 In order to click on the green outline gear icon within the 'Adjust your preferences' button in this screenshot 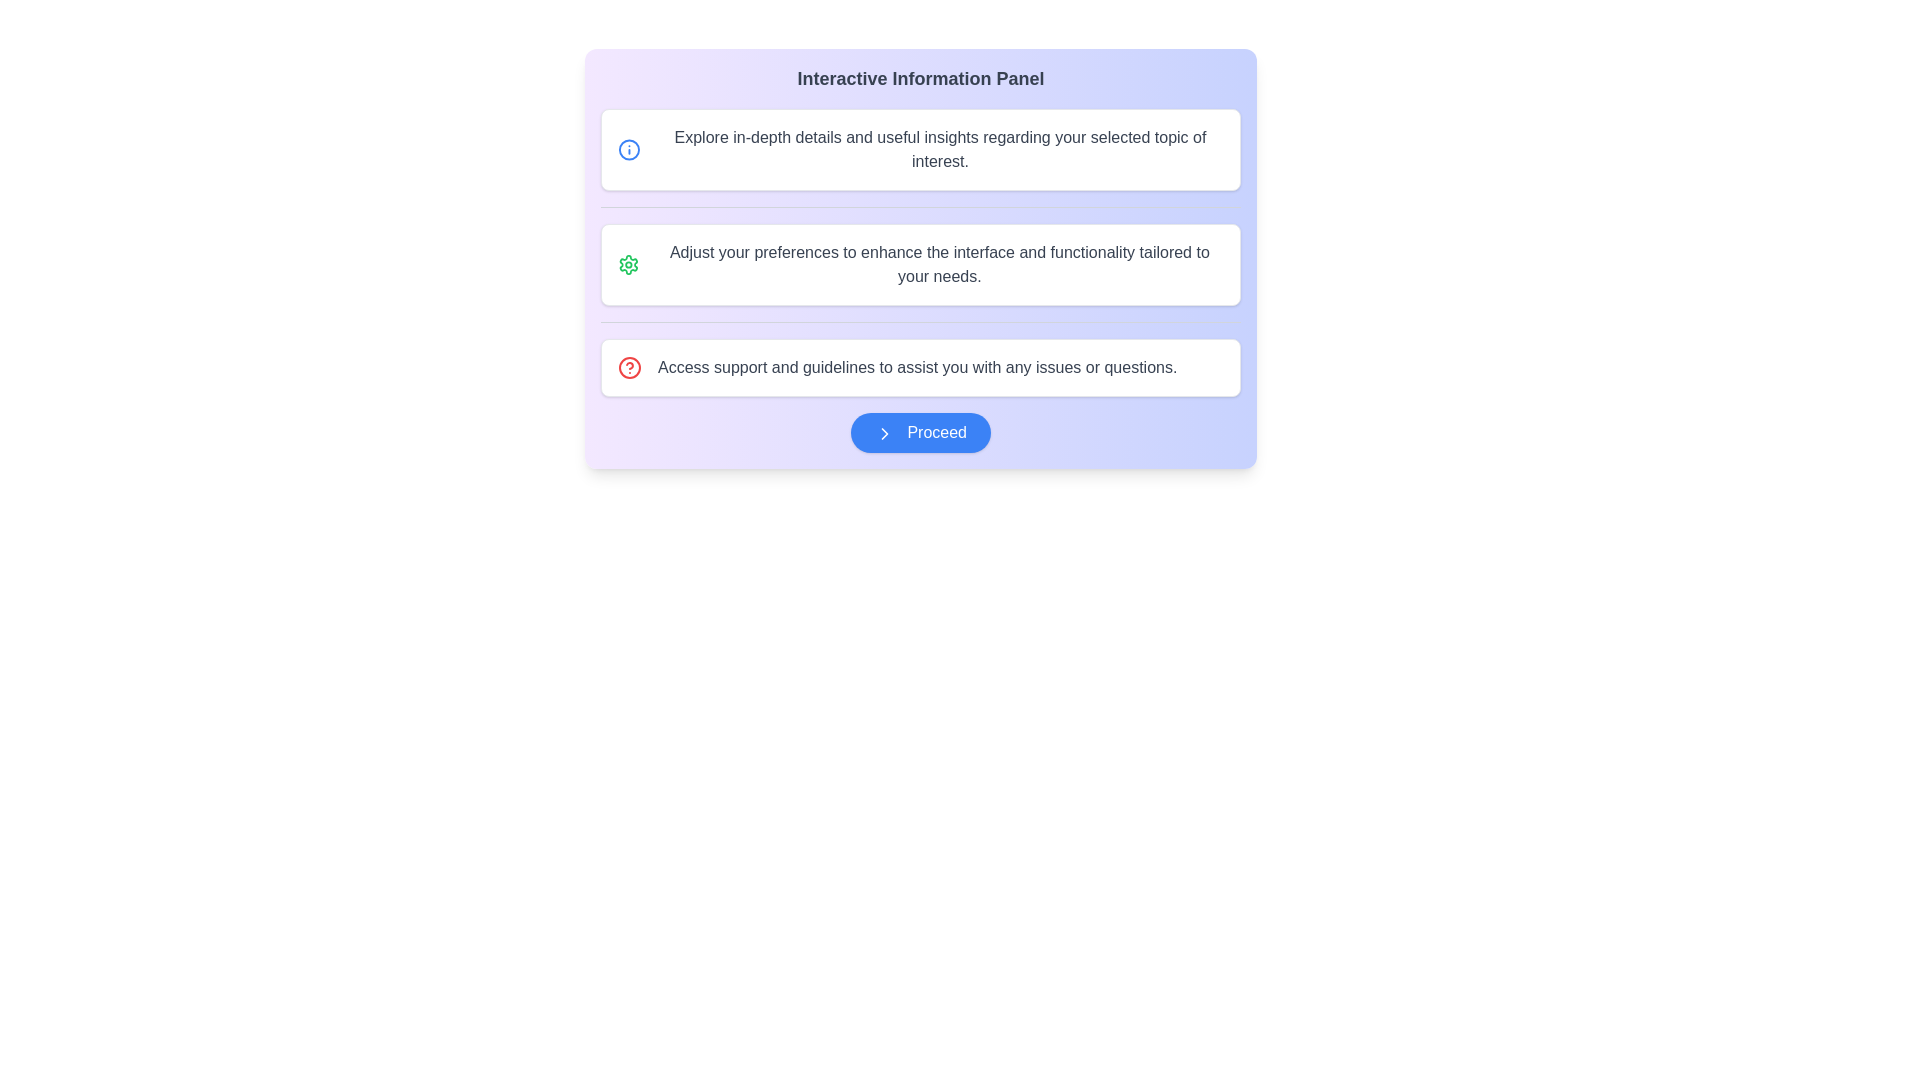, I will do `click(627, 264)`.